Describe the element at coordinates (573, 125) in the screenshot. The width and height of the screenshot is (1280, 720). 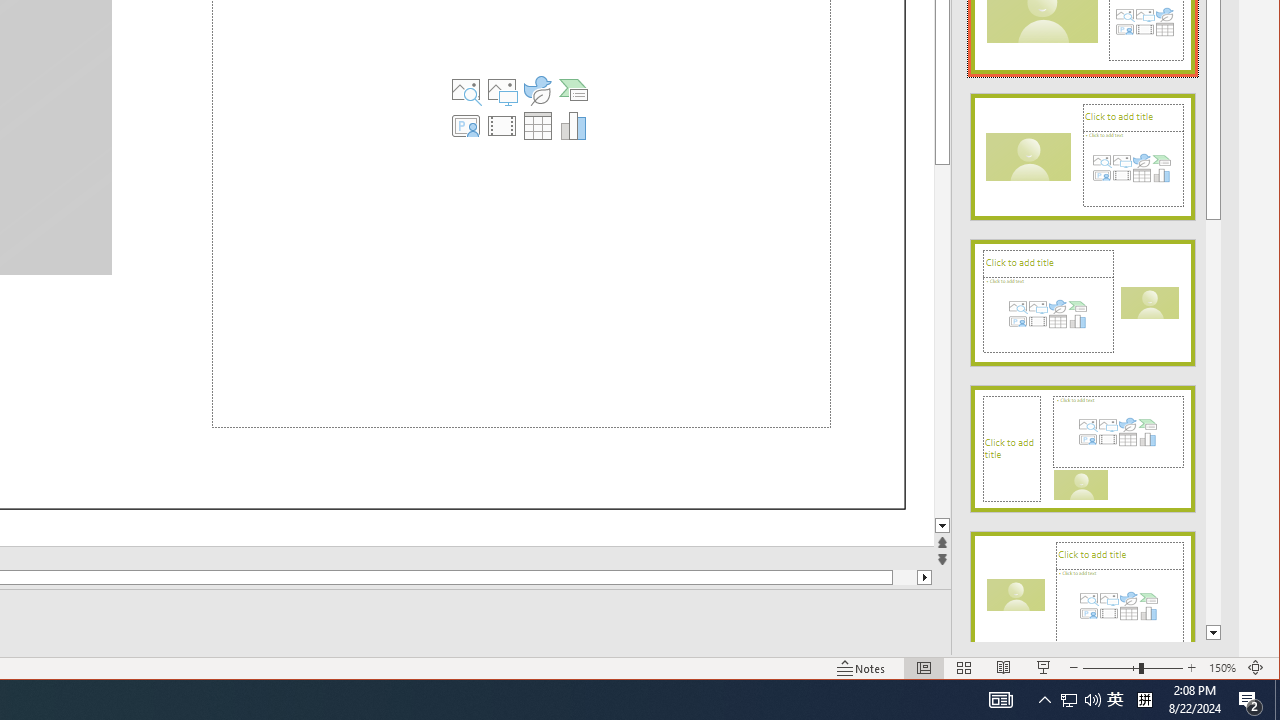
I see `'Insert Chart'` at that location.